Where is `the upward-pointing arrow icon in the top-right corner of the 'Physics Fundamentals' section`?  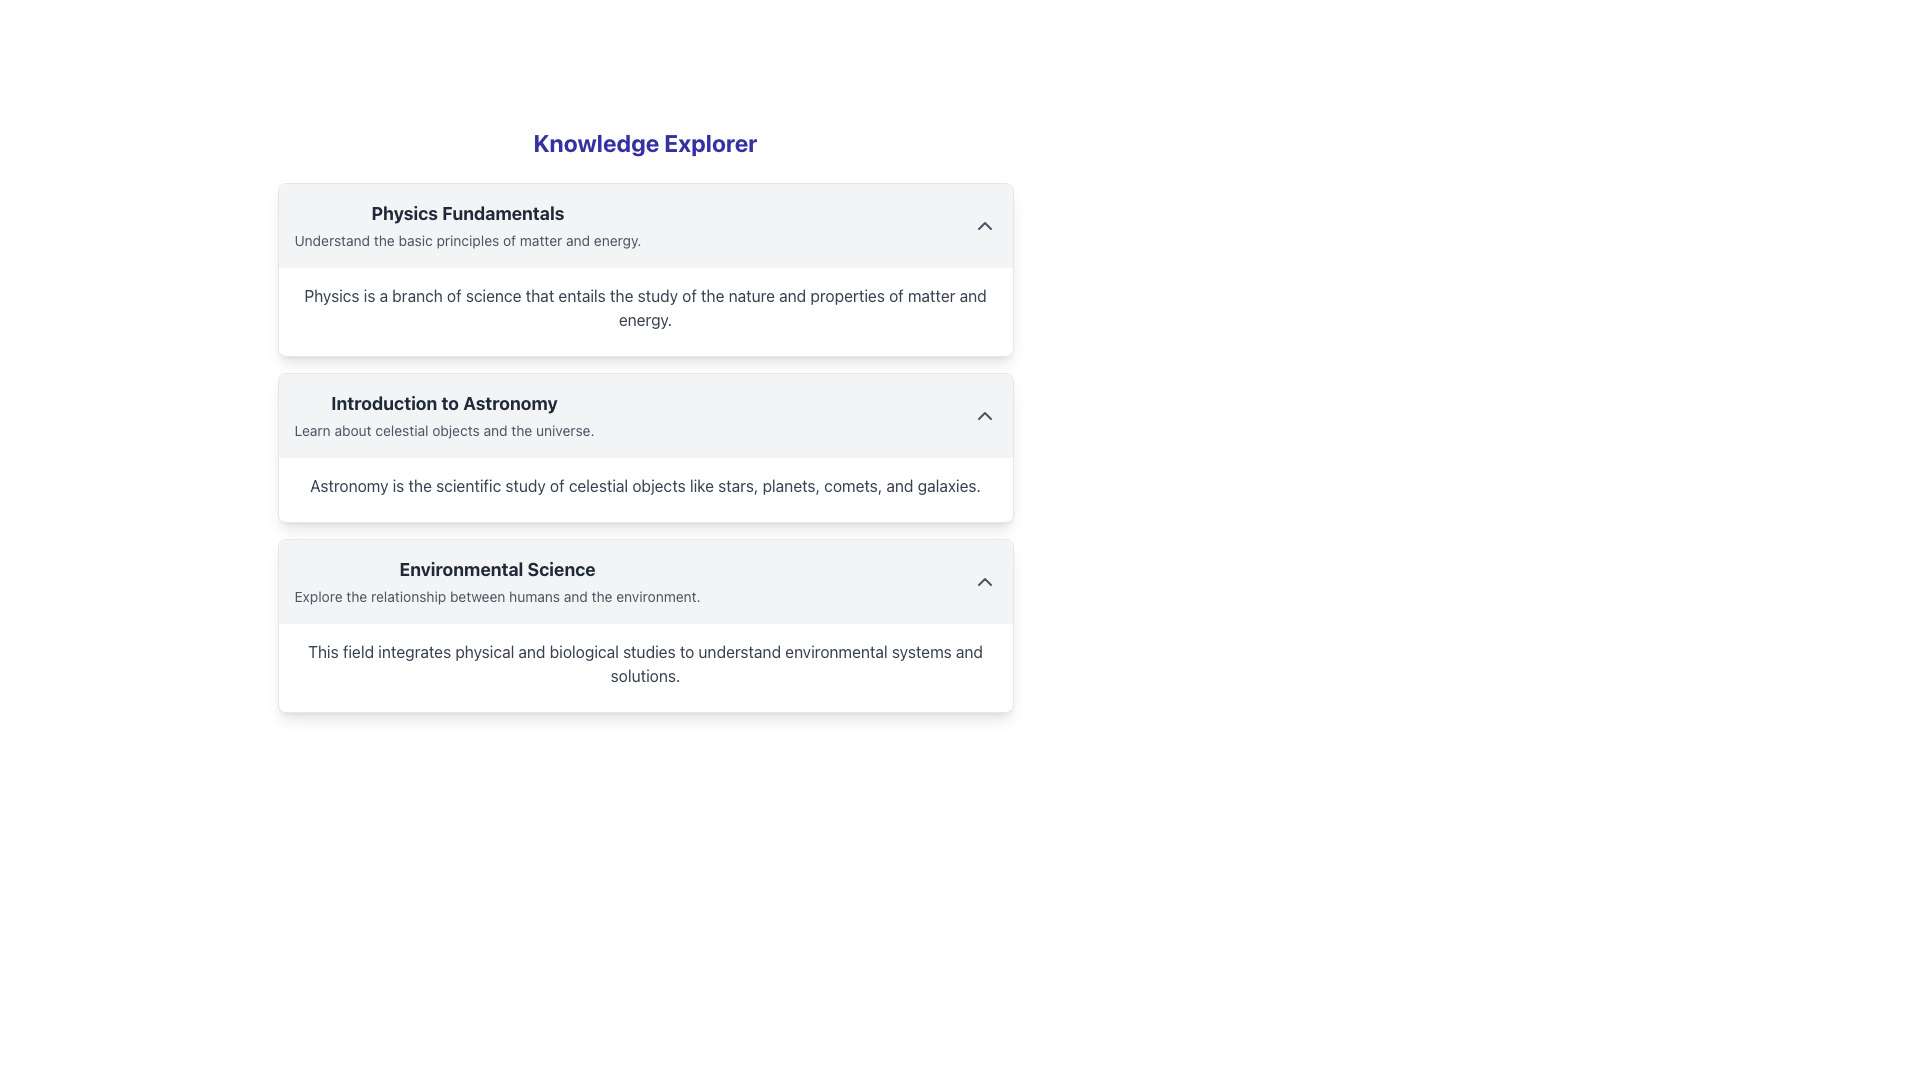 the upward-pointing arrow icon in the top-right corner of the 'Physics Fundamentals' section is located at coordinates (984, 225).